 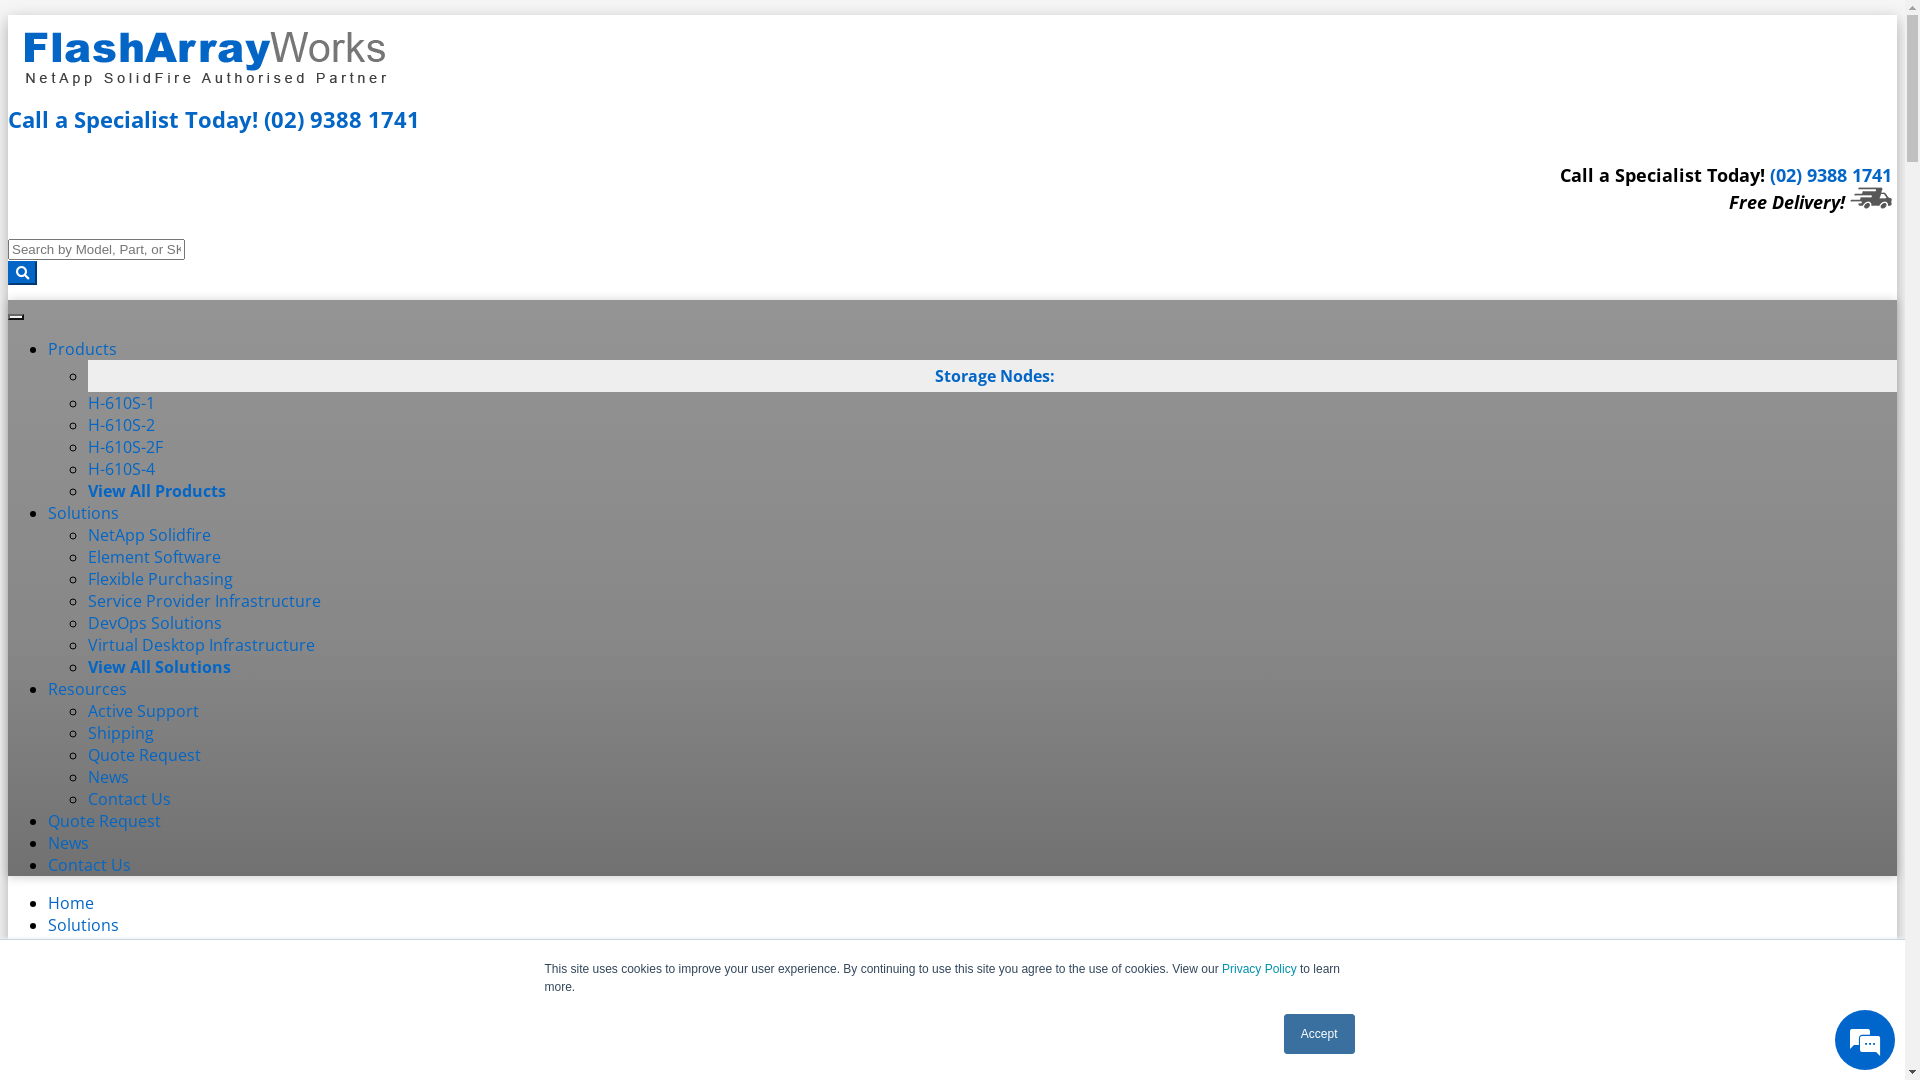 I want to click on 'Toggle navigation', so click(x=15, y=315).